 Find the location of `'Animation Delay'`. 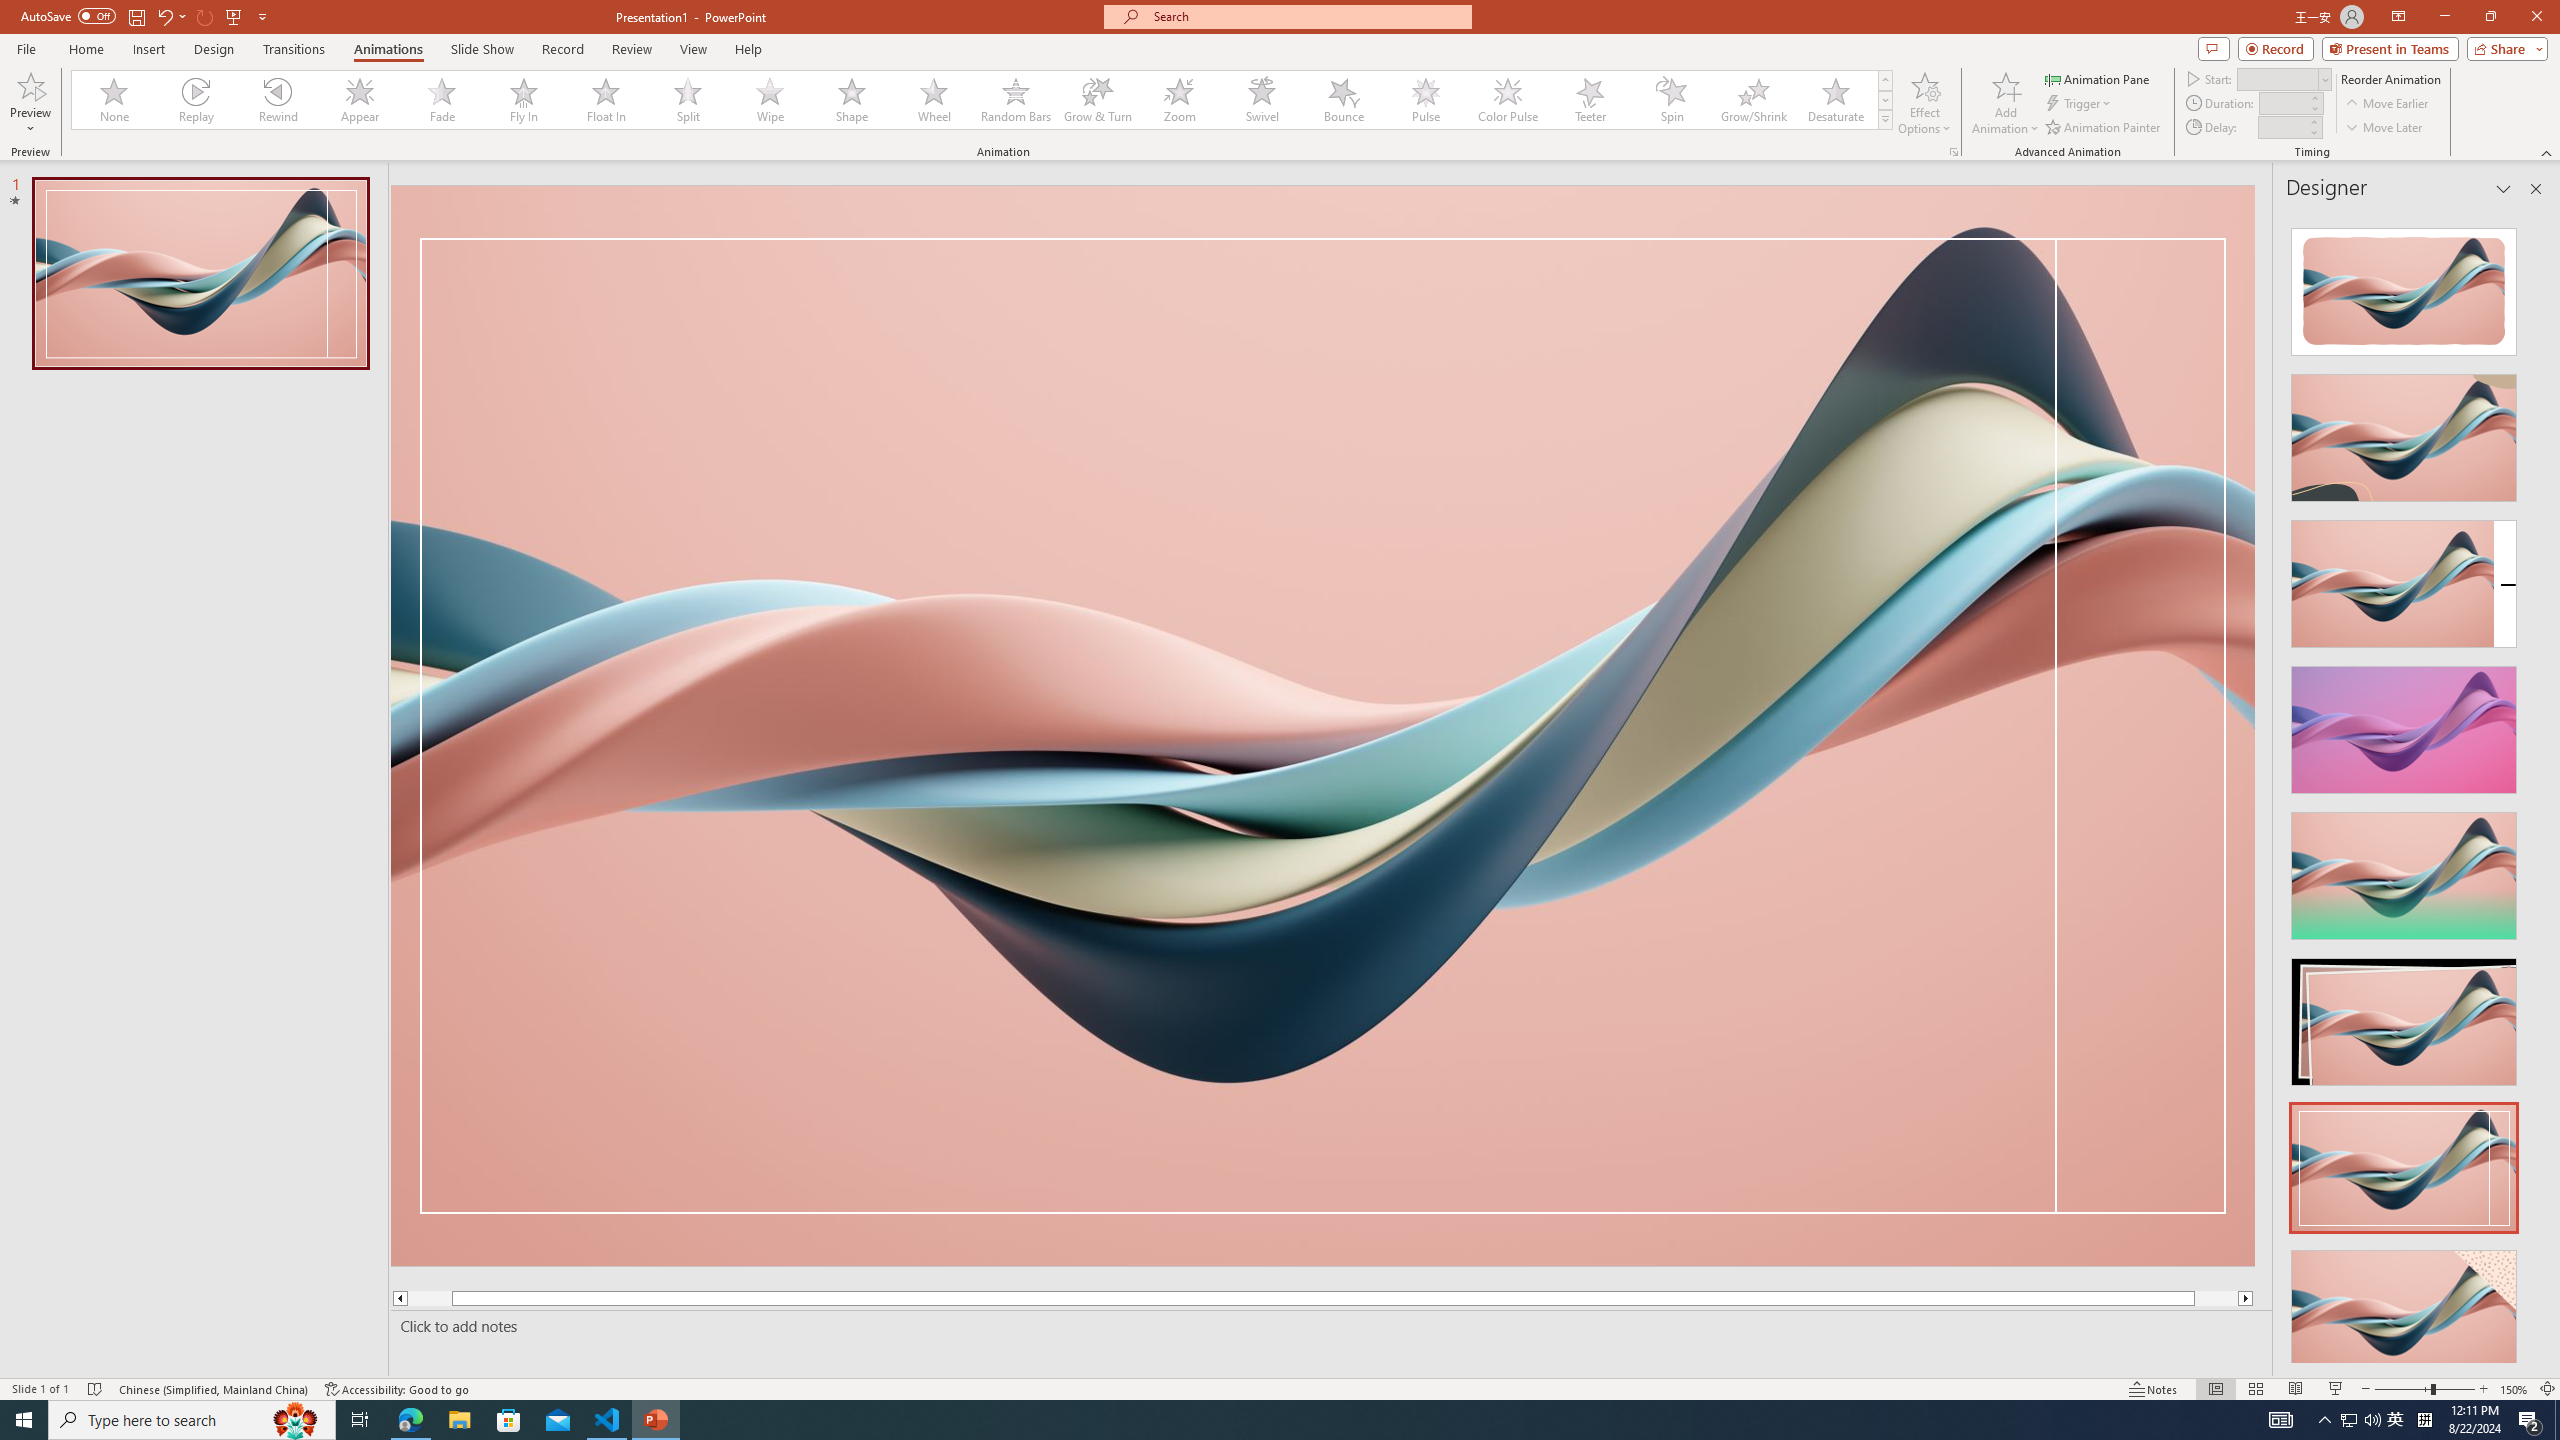

'Animation Delay' is located at coordinates (2279, 126).